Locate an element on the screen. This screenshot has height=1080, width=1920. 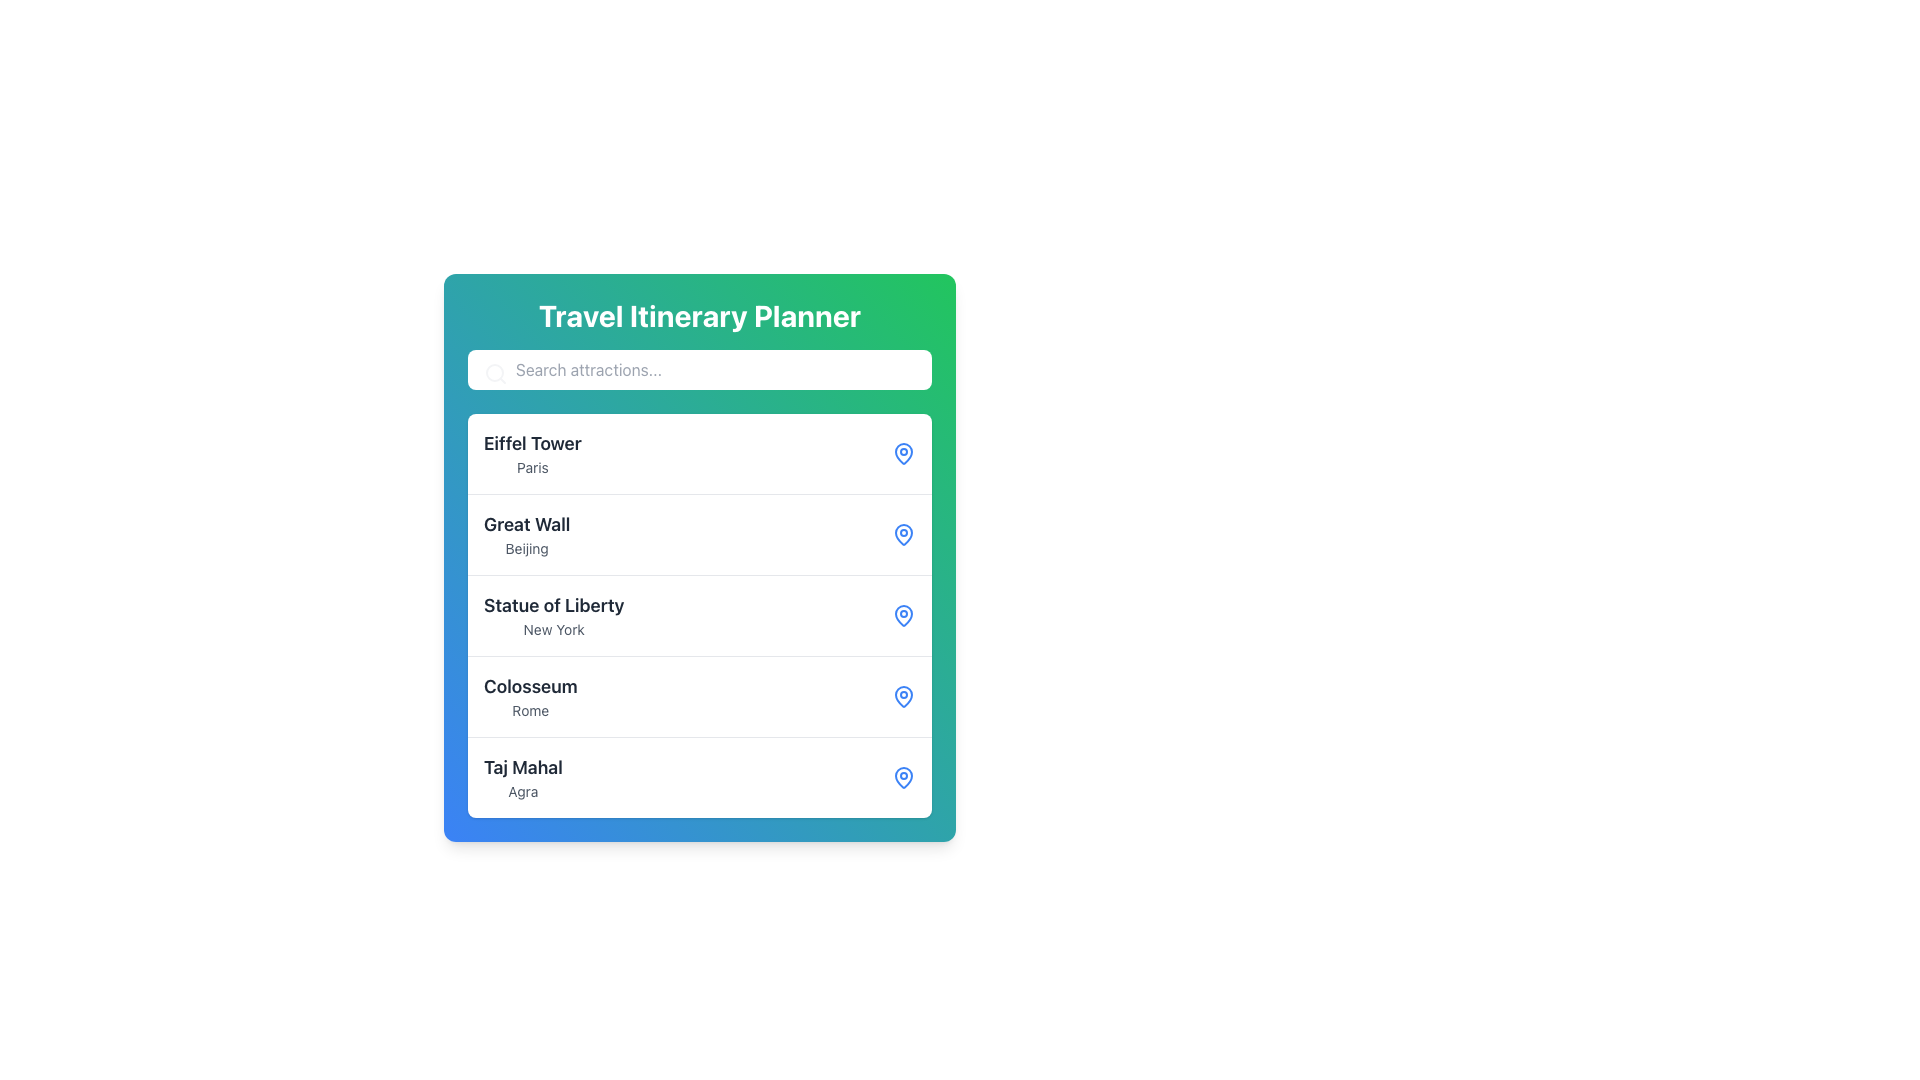
the text label that serves as the title for the attraction entry, labeled 'Great Wall', located in the second row of the list of destinations is located at coordinates (527, 523).